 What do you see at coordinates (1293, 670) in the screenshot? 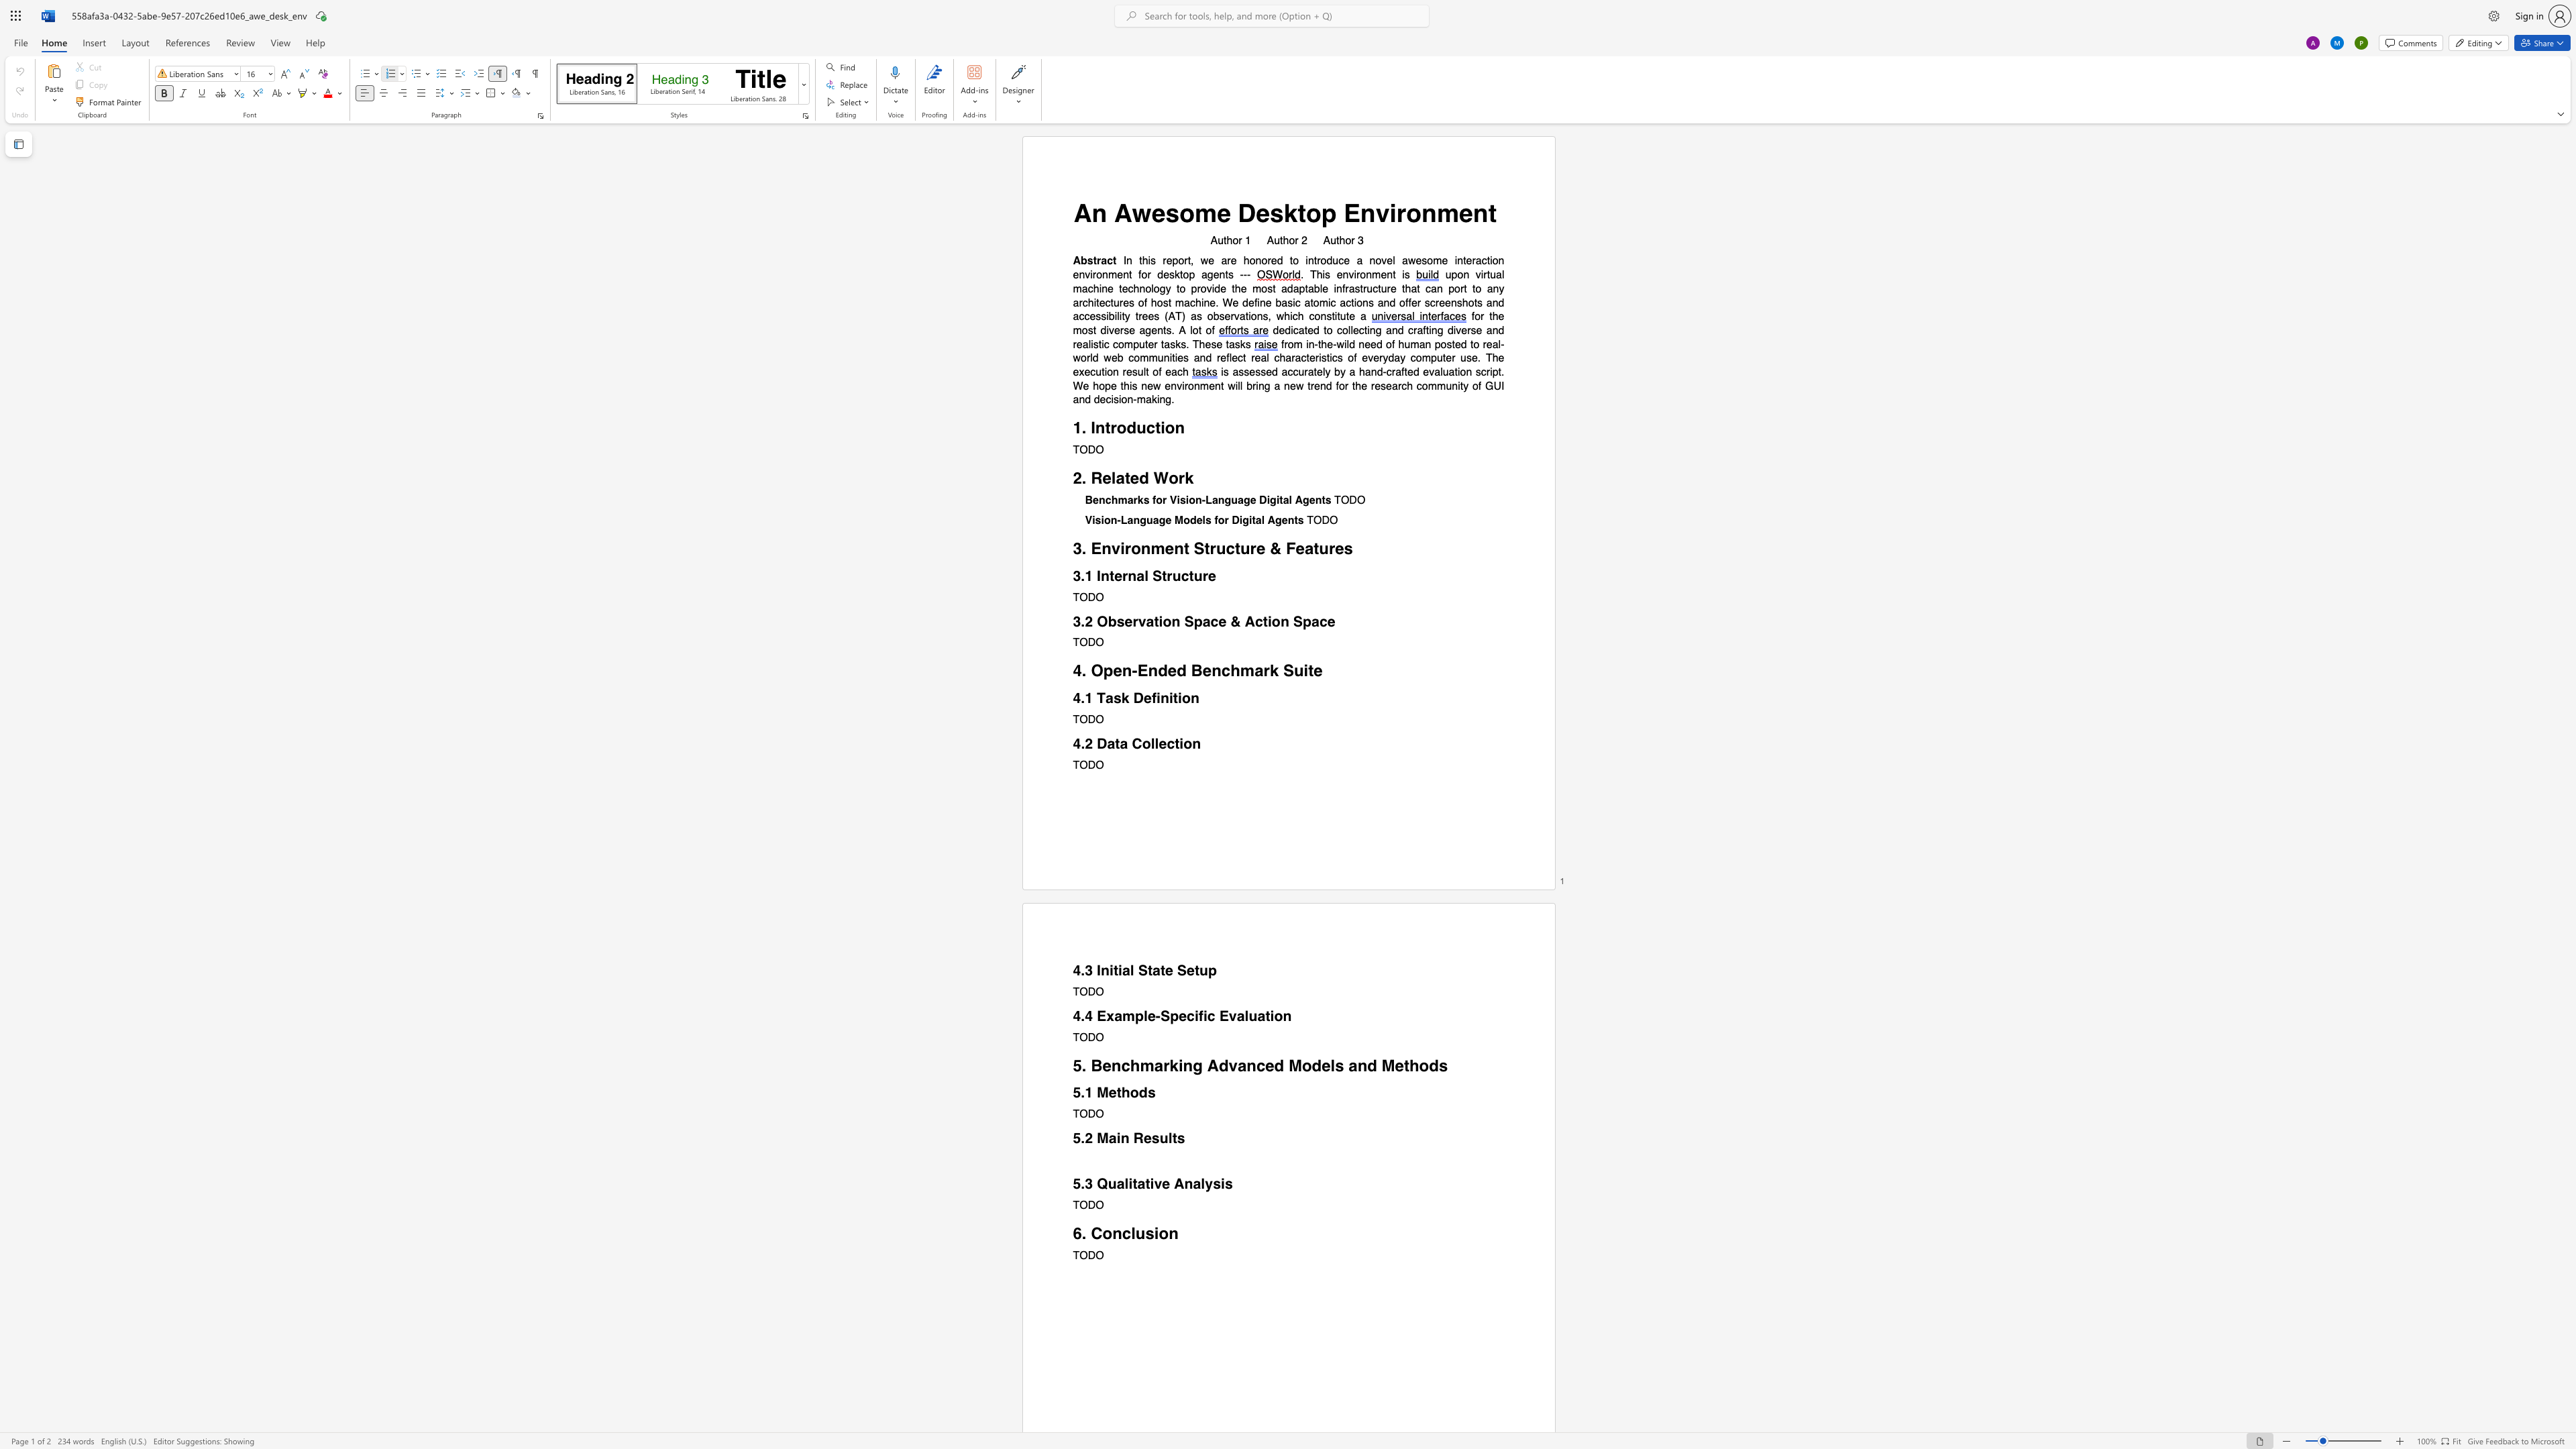
I see `the space between the continuous character "S" and "u" in the text` at bounding box center [1293, 670].